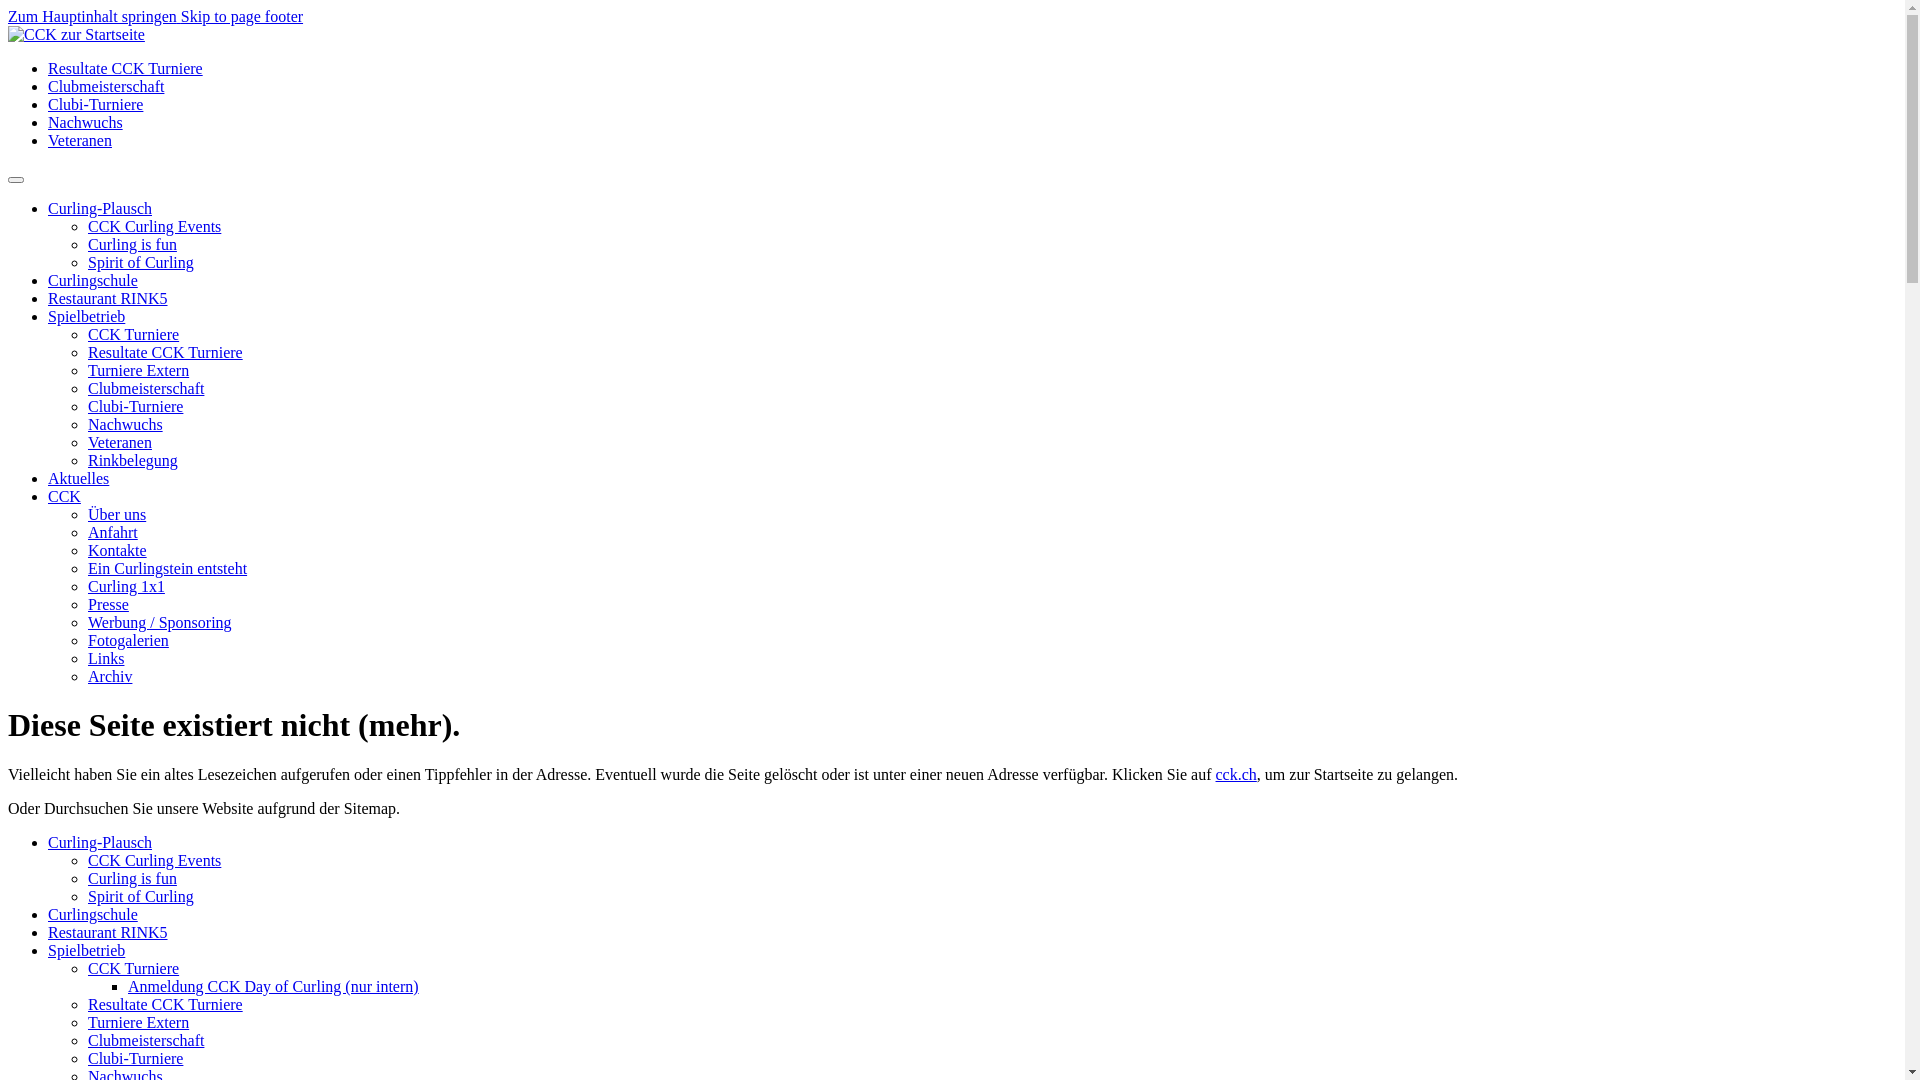  Describe the element at coordinates (119, 441) in the screenshot. I see `'Veteranen'` at that location.